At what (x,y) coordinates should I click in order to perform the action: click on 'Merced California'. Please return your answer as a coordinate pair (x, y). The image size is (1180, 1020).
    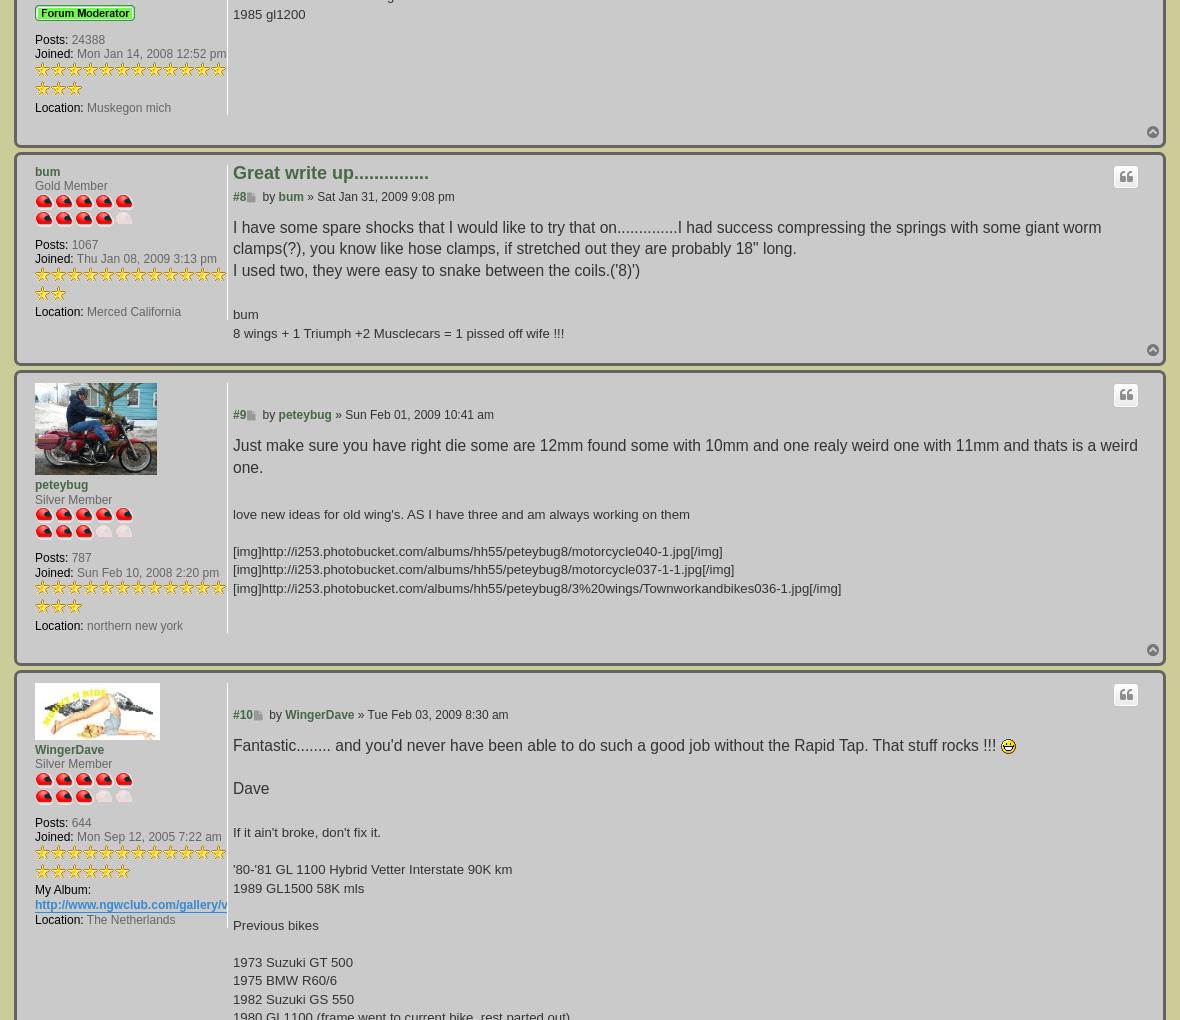
    Looking at the image, I should click on (131, 312).